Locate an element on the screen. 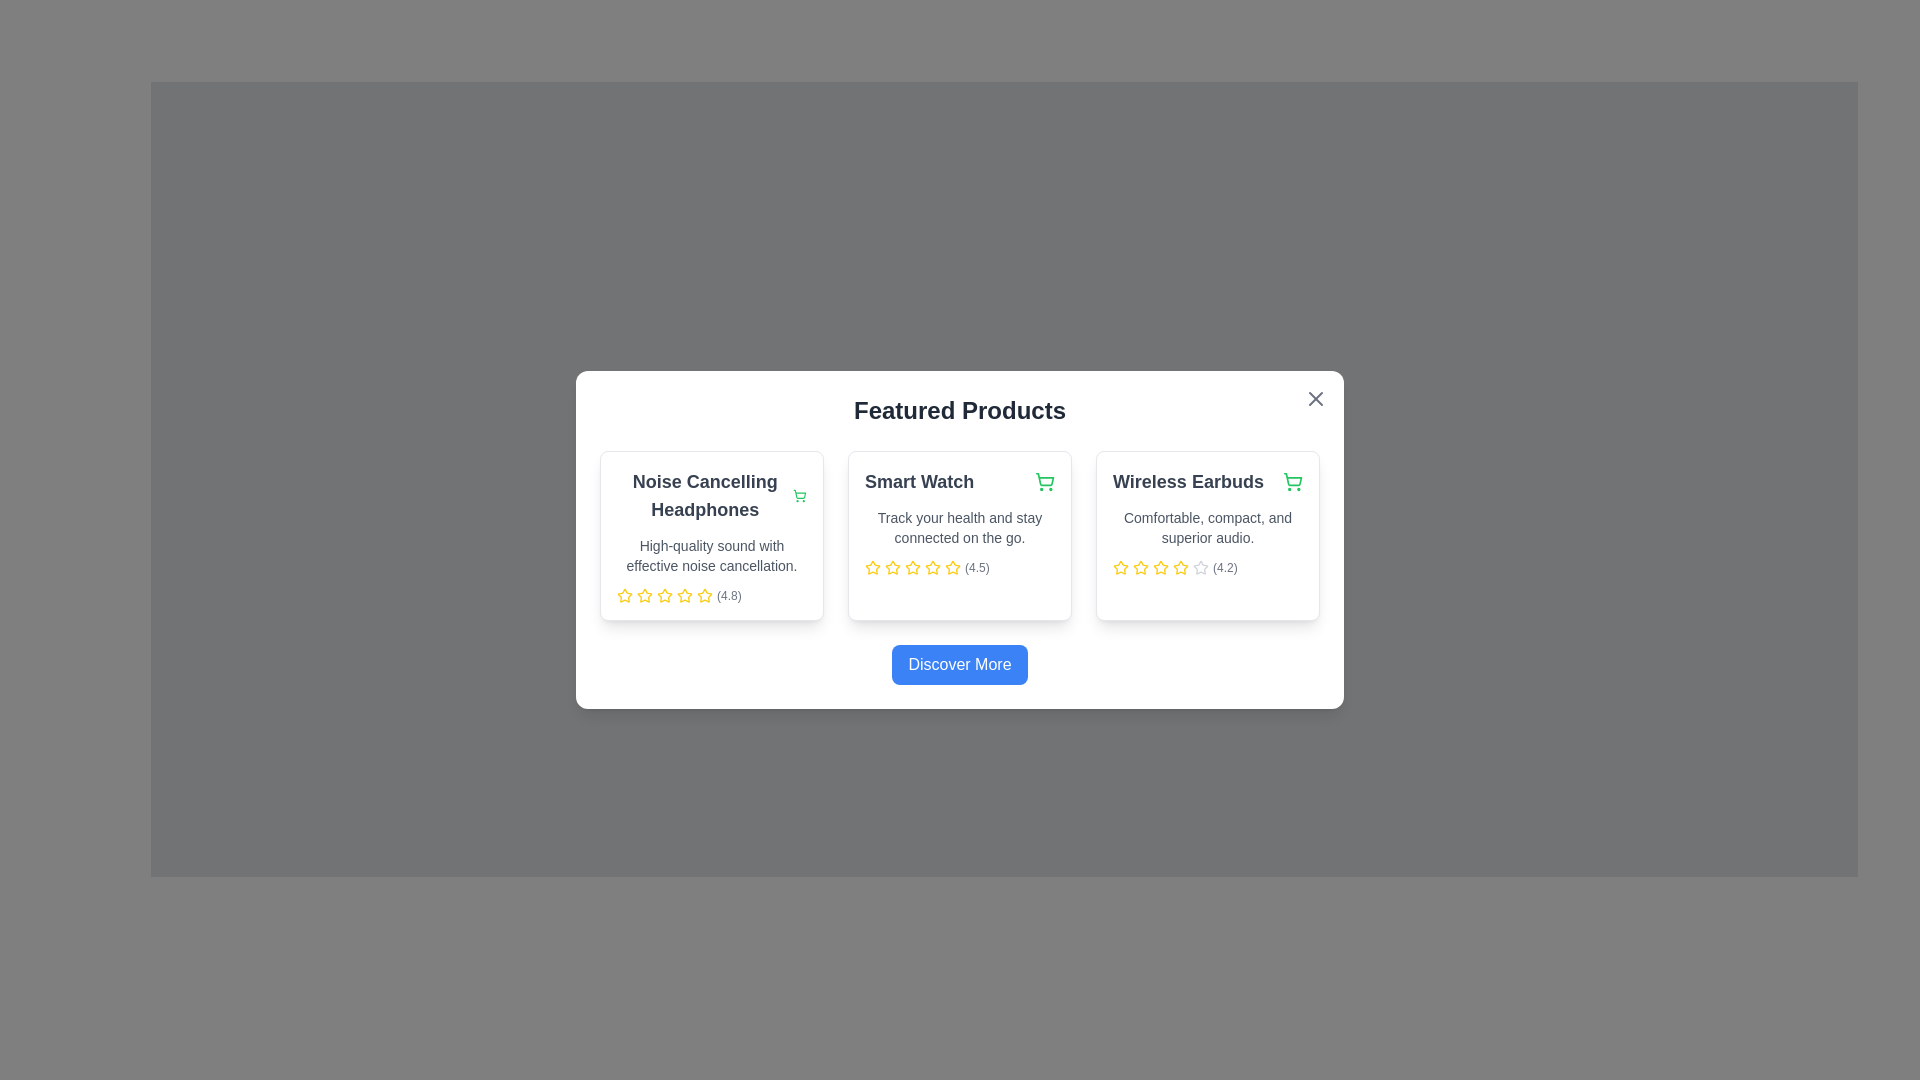 The width and height of the screenshot is (1920, 1080). text block that reads 'High-quality sound with effective noise cancellation.' located within the product display card for 'Noise Cancelling Headphones.' is located at coordinates (711, 555).